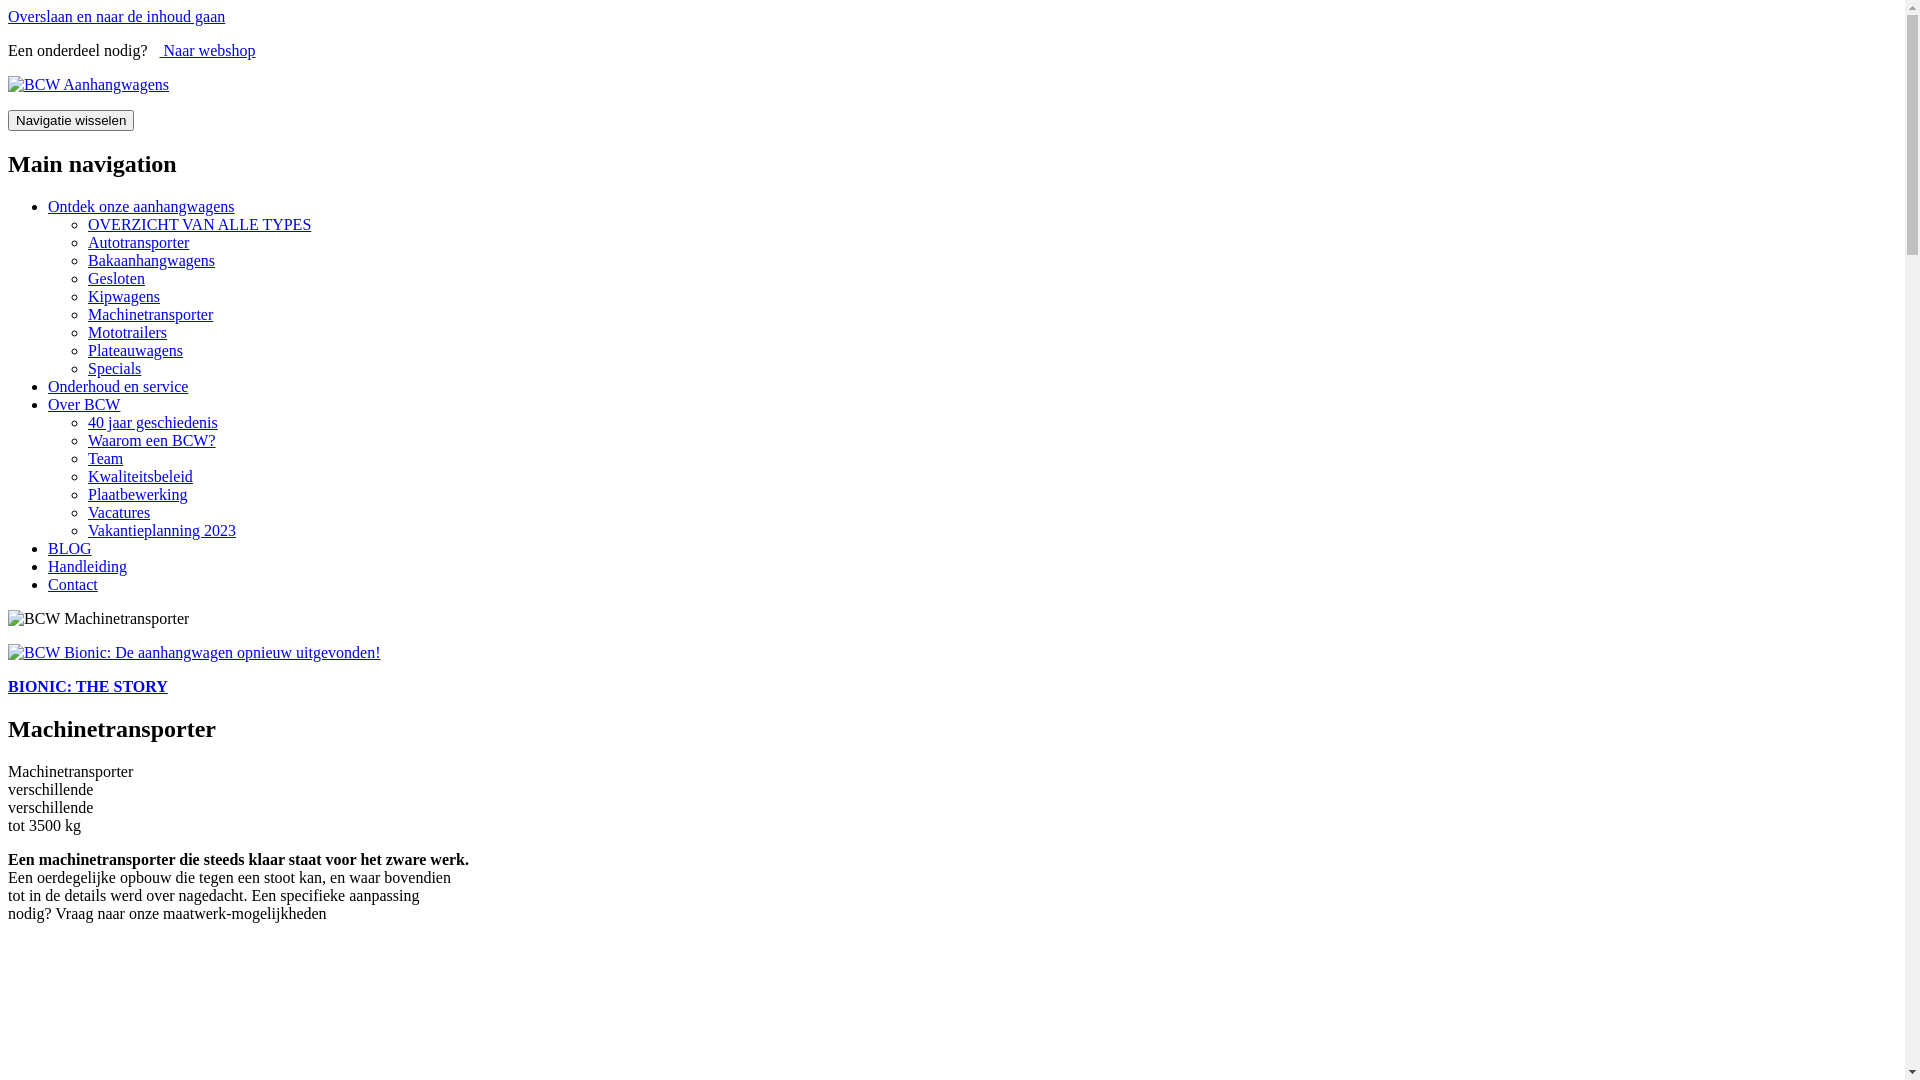 This screenshot has height=1080, width=1920. I want to click on 'Overslaan en naar de inhoud gaan', so click(115, 16).